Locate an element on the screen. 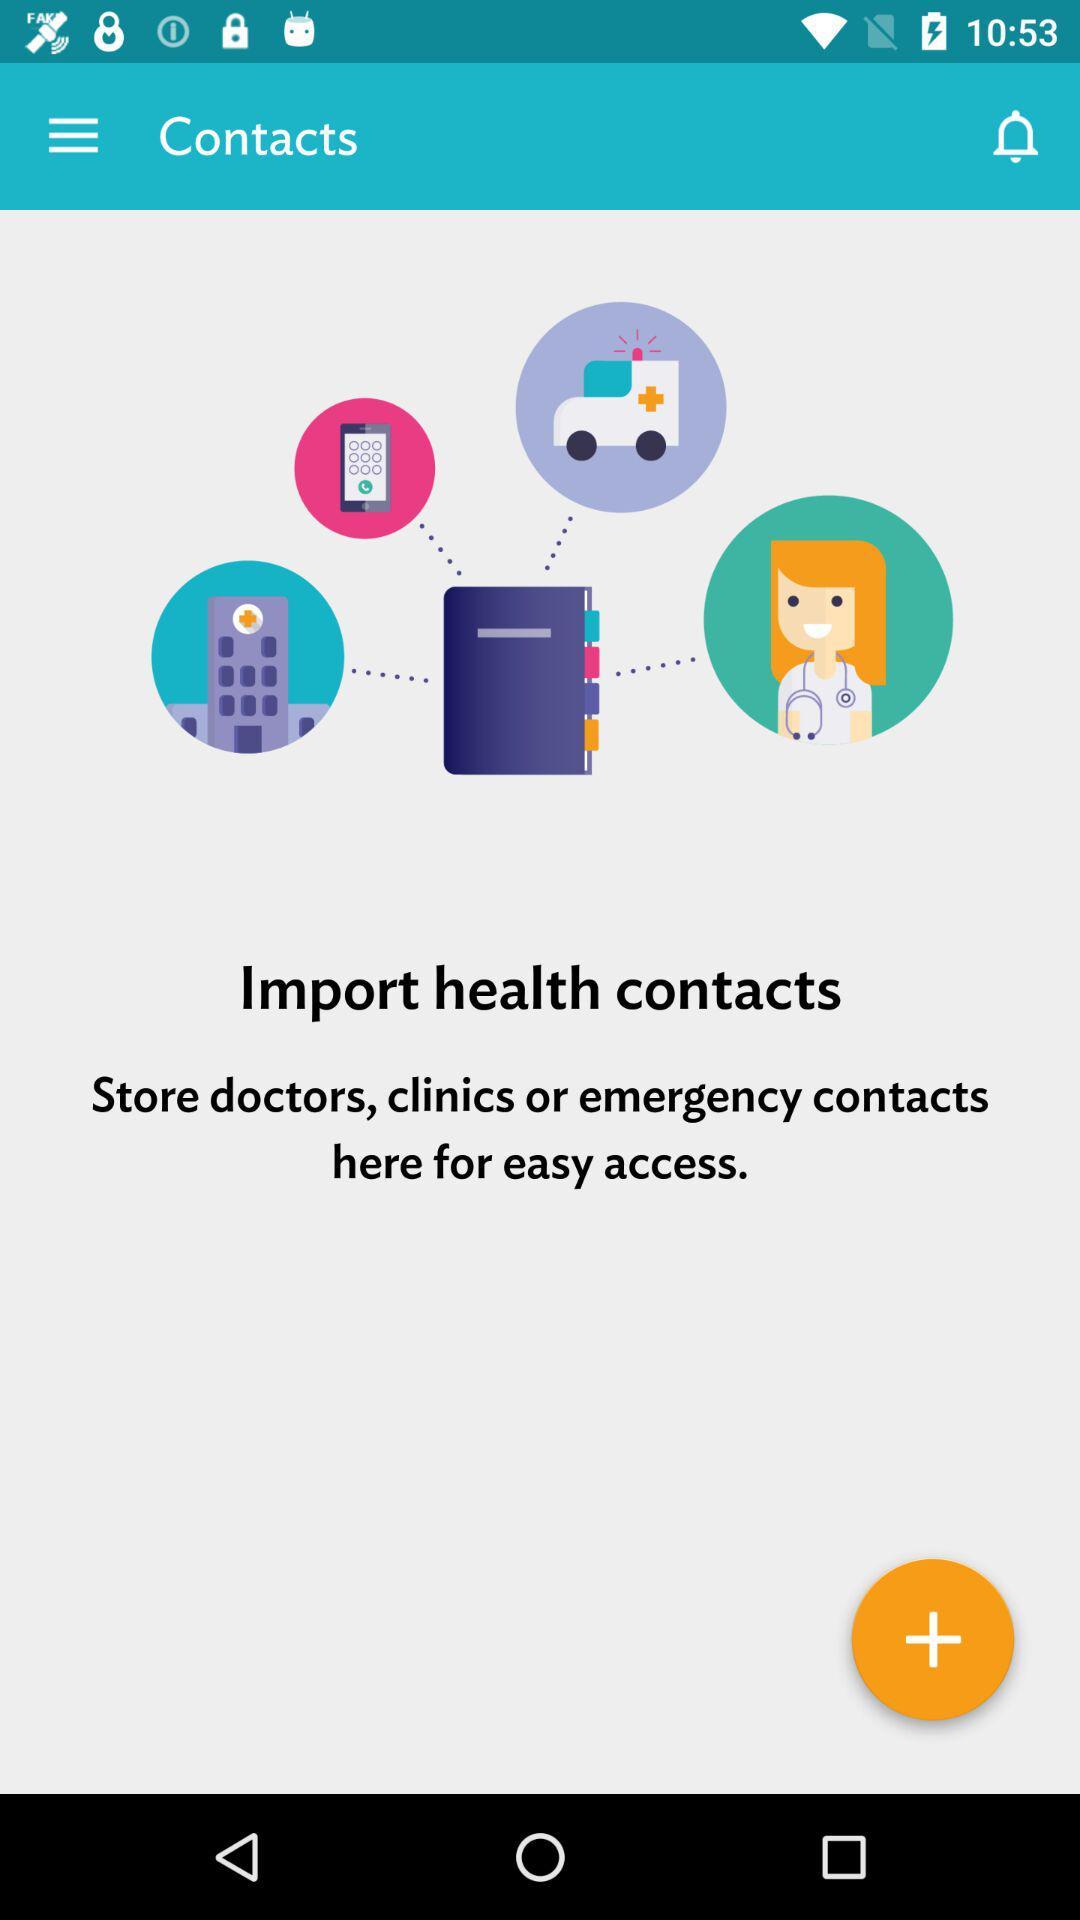 The image size is (1080, 1920). add option is located at coordinates (933, 1646).